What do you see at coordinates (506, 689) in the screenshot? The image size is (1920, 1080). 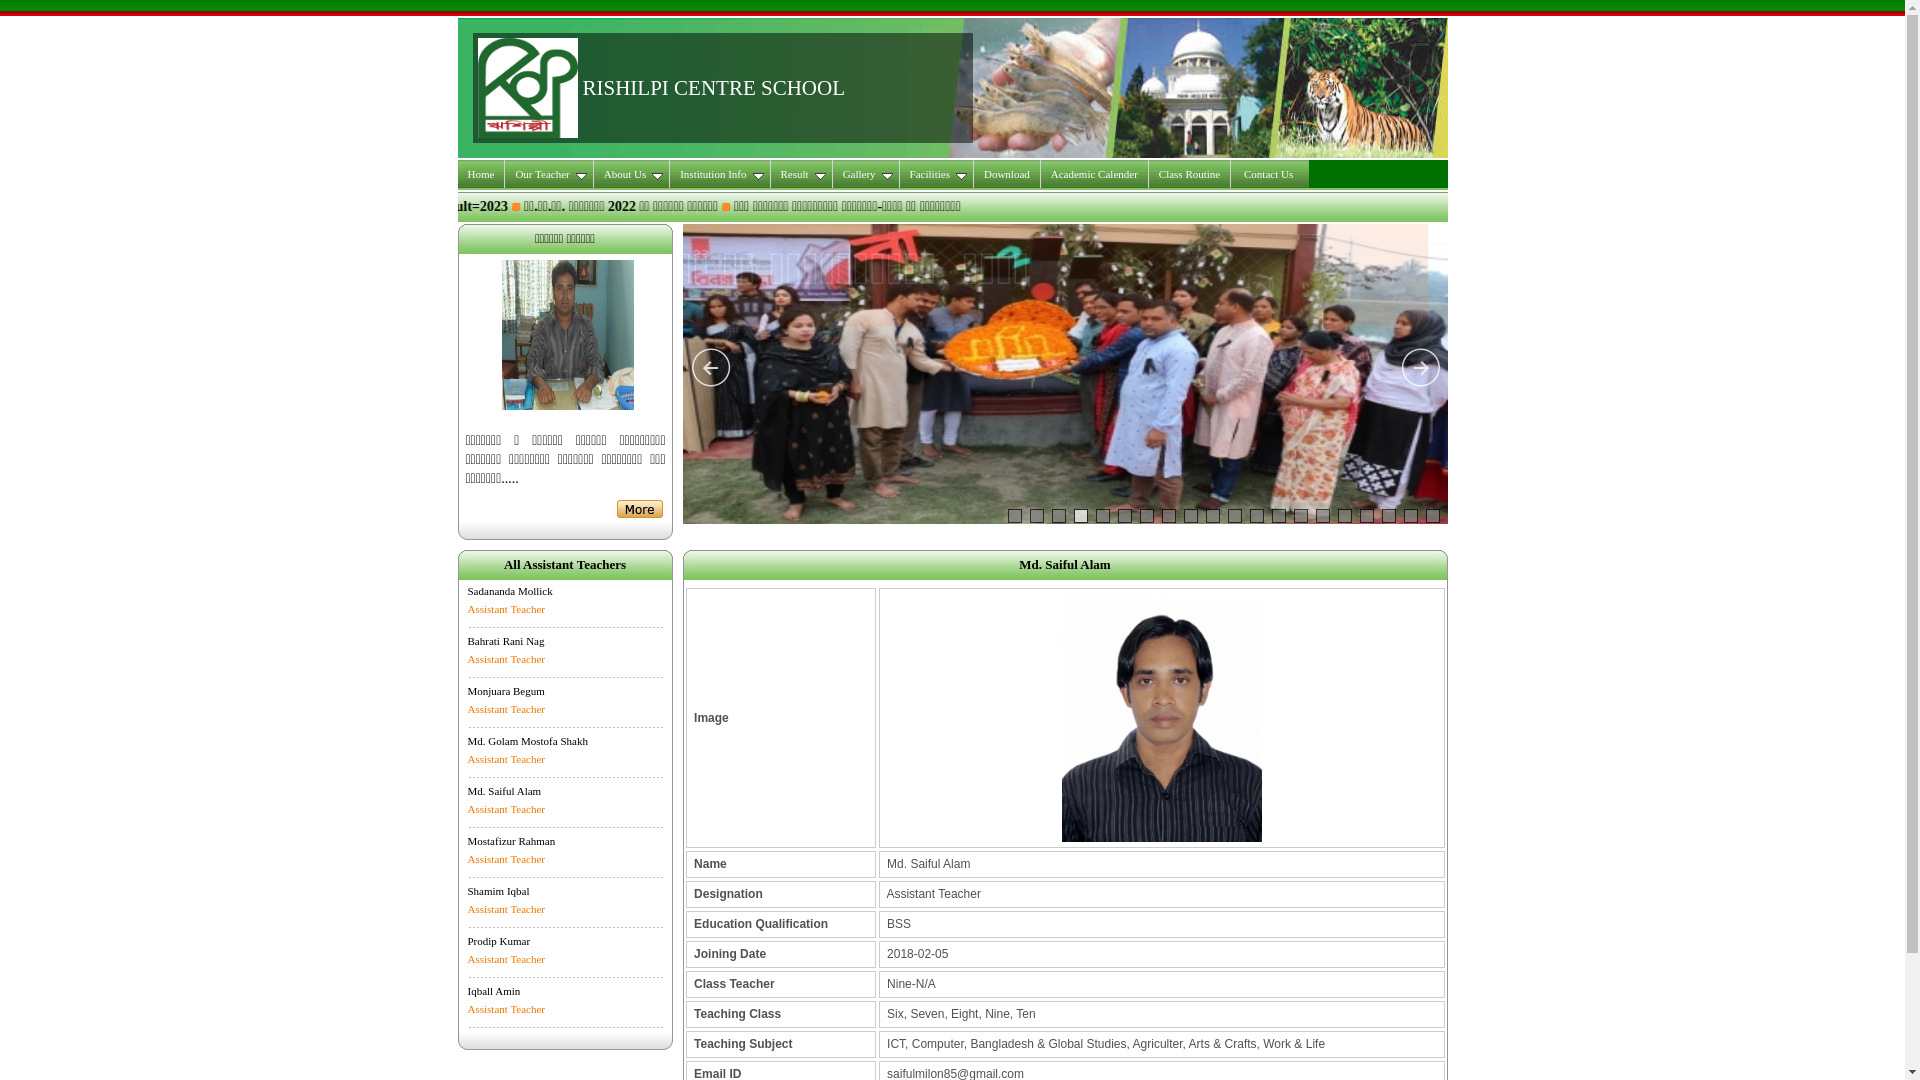 I see `'Monjuara Begum'` at bounding box center [506, 689].